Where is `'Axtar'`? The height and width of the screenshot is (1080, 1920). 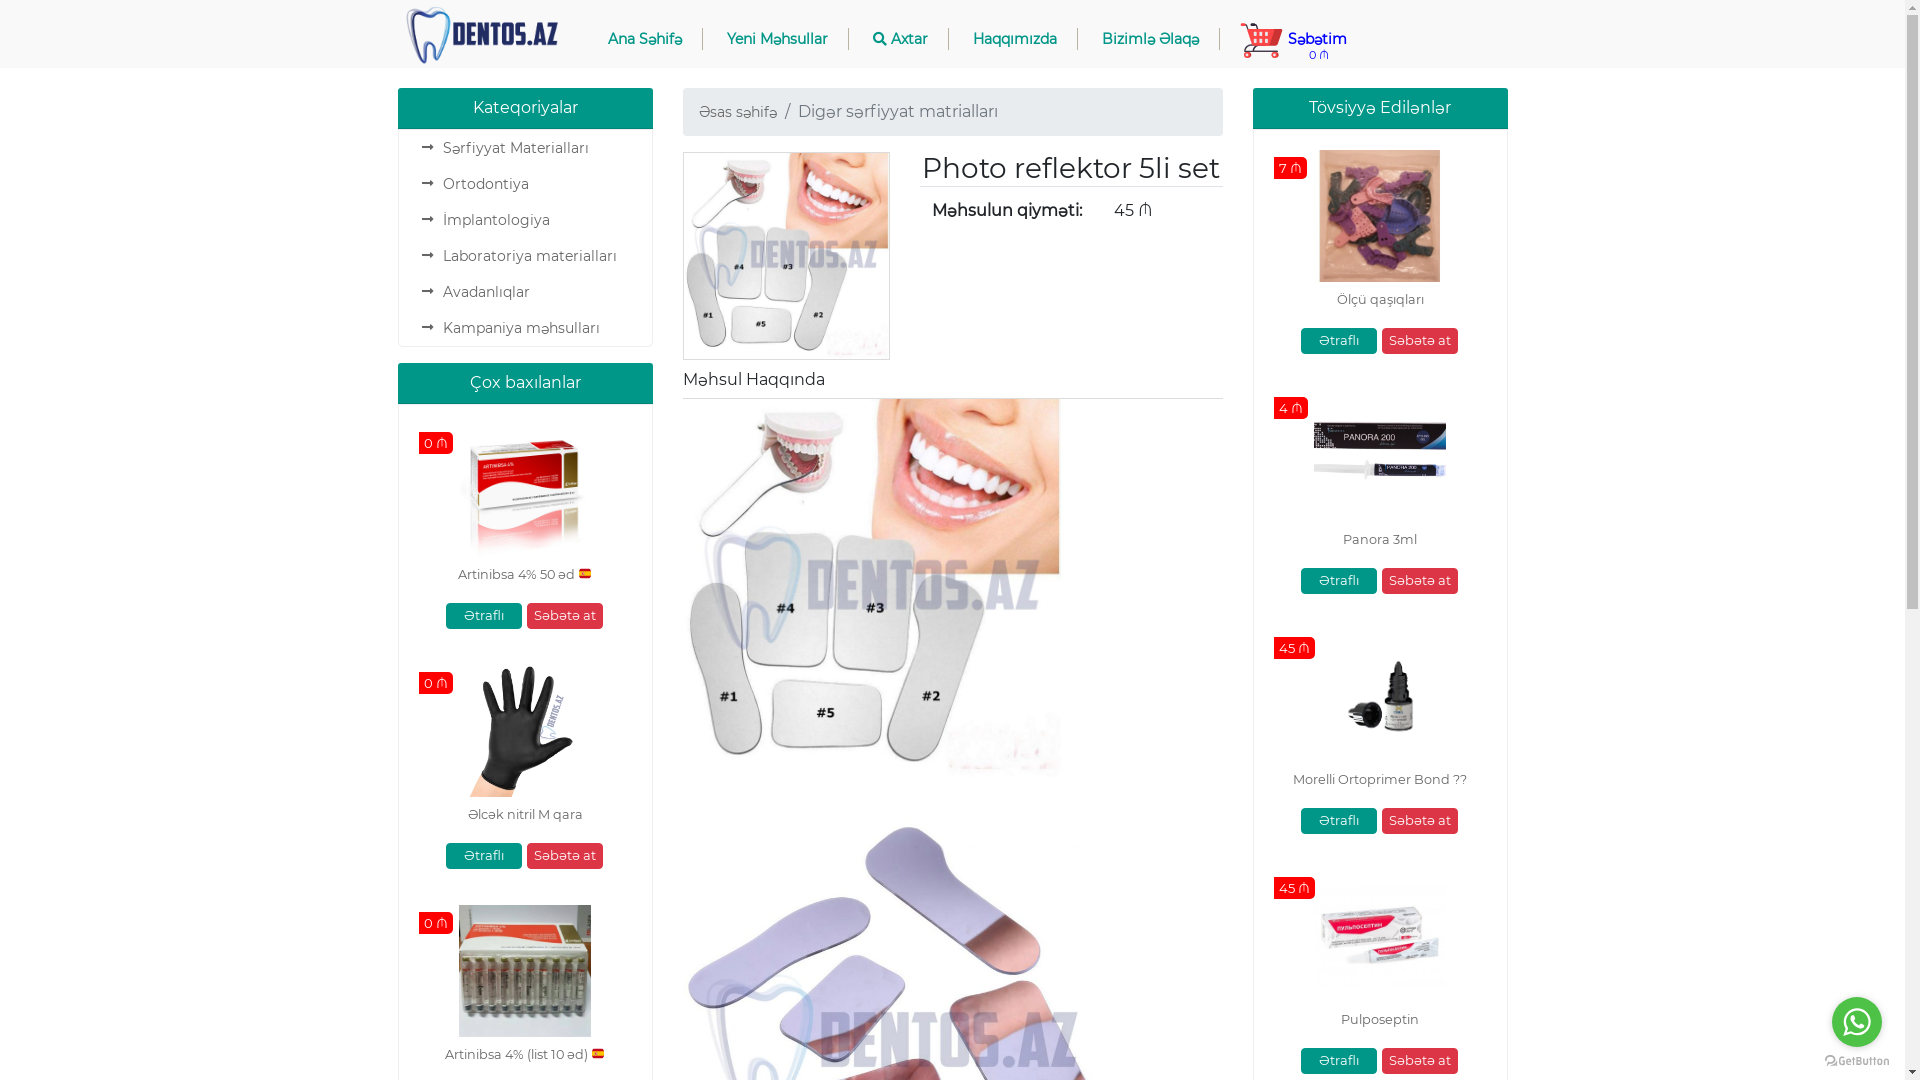
'Axtar' is located at coordinates (851, 38).